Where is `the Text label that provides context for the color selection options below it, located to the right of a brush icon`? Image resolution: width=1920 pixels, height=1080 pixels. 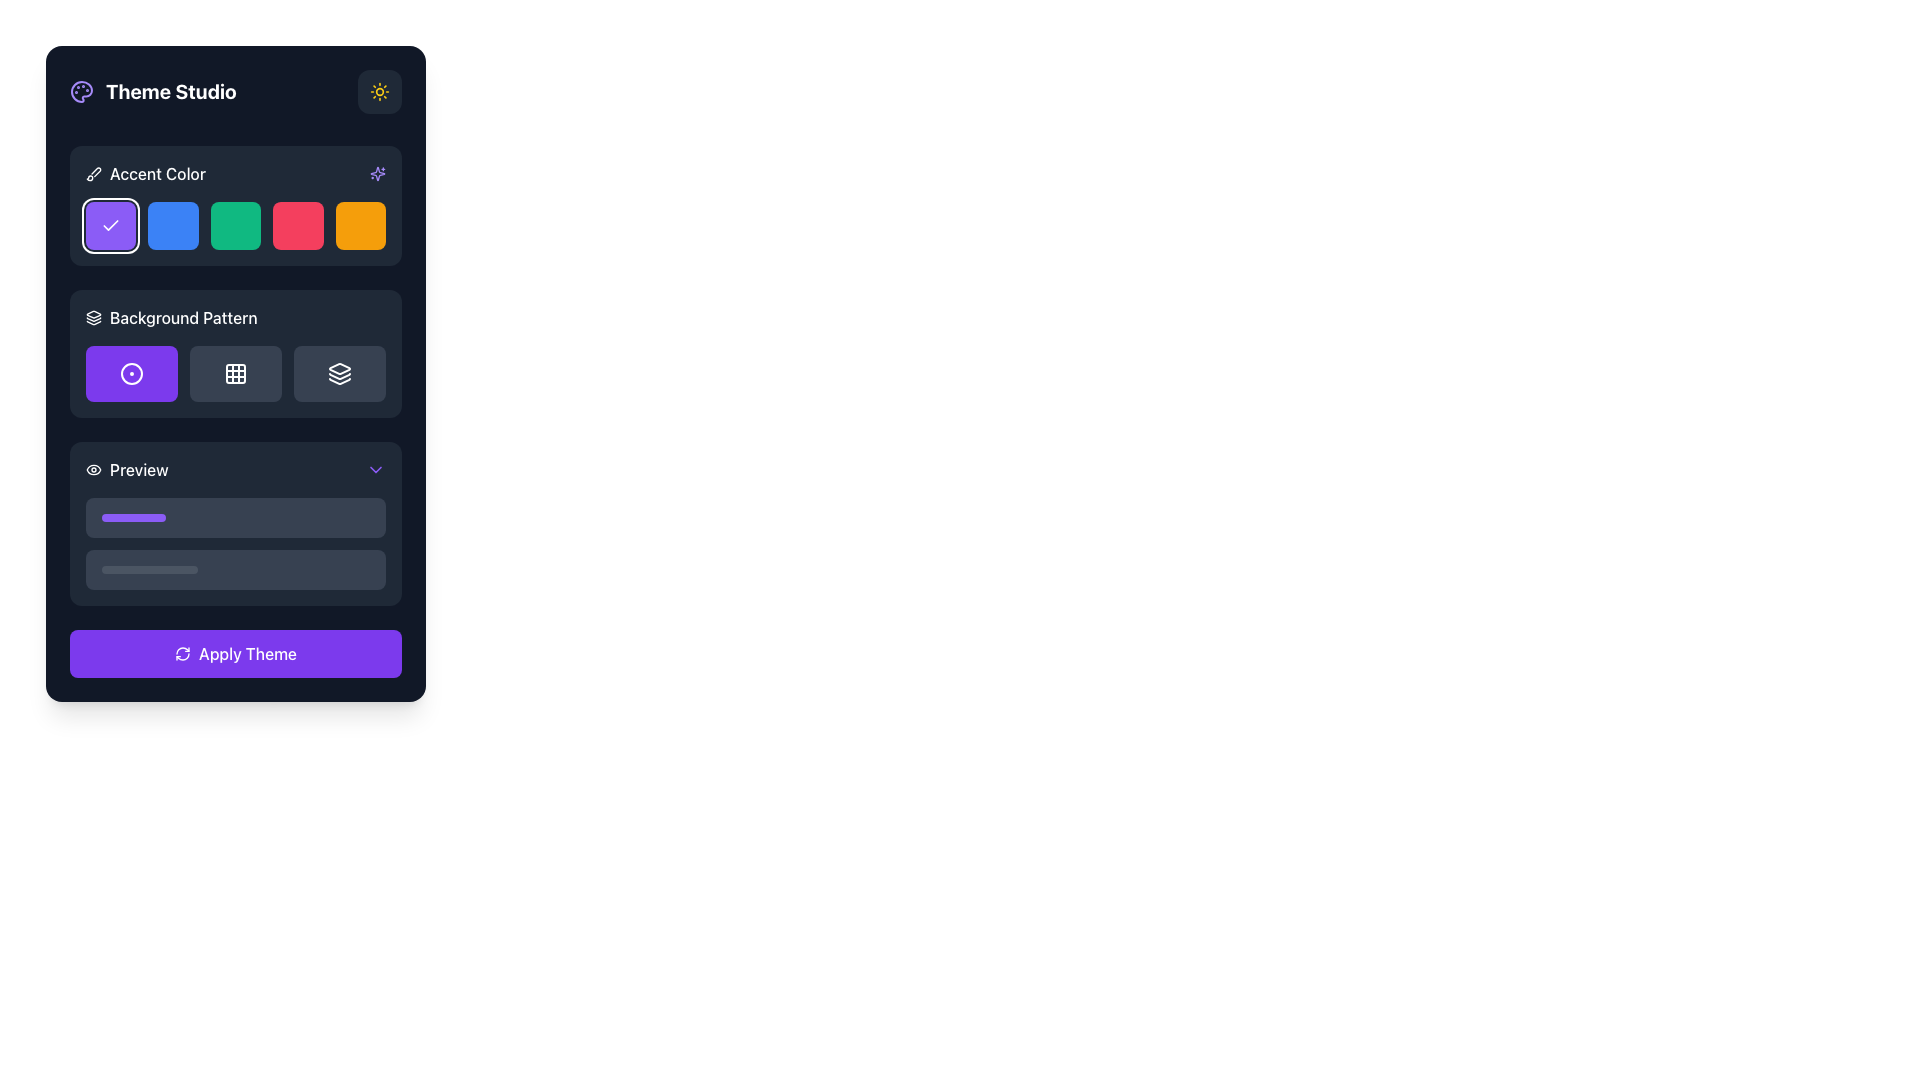
the Text label that provides context for the color selection options below it, located to the right of a brush icon is located at coordinates (157, 172).